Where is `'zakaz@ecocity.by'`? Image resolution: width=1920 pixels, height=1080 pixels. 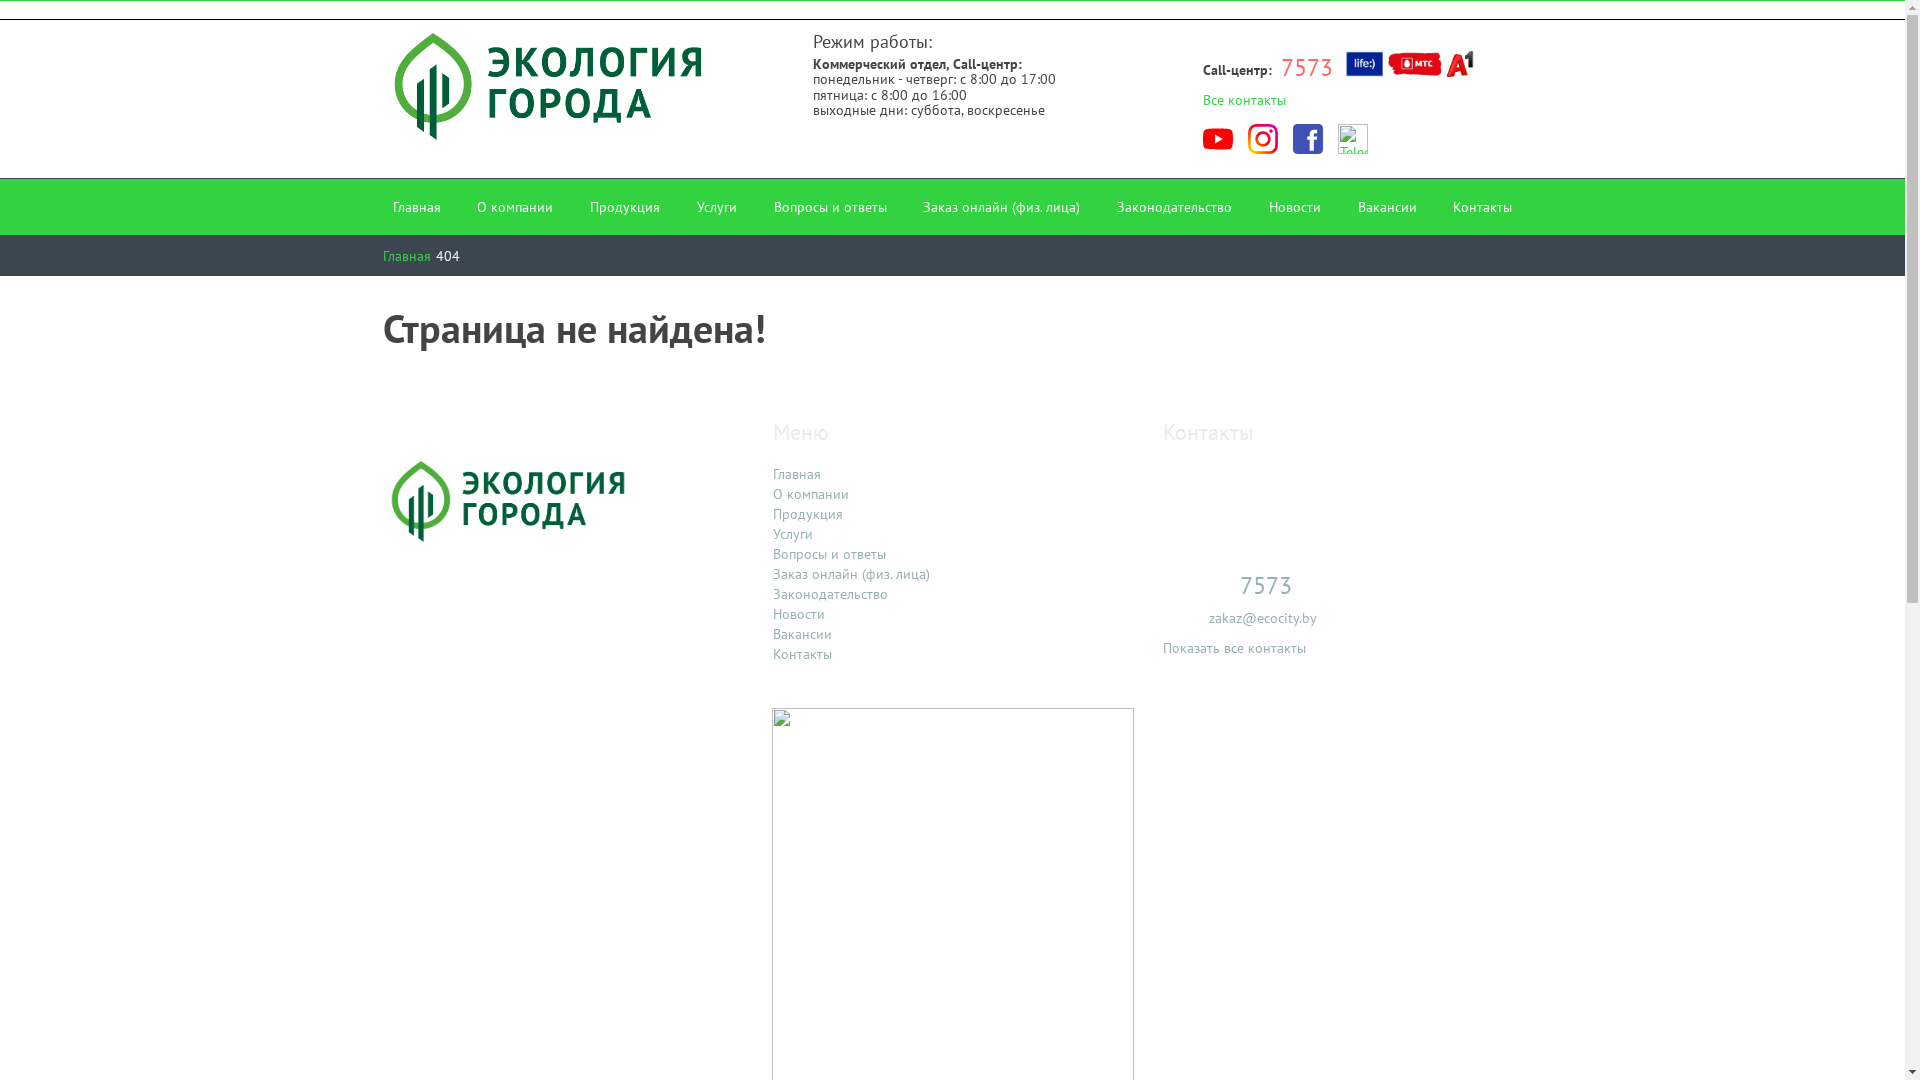 'zakaz@ecocity.by' is located at coordinates (1261, 616).